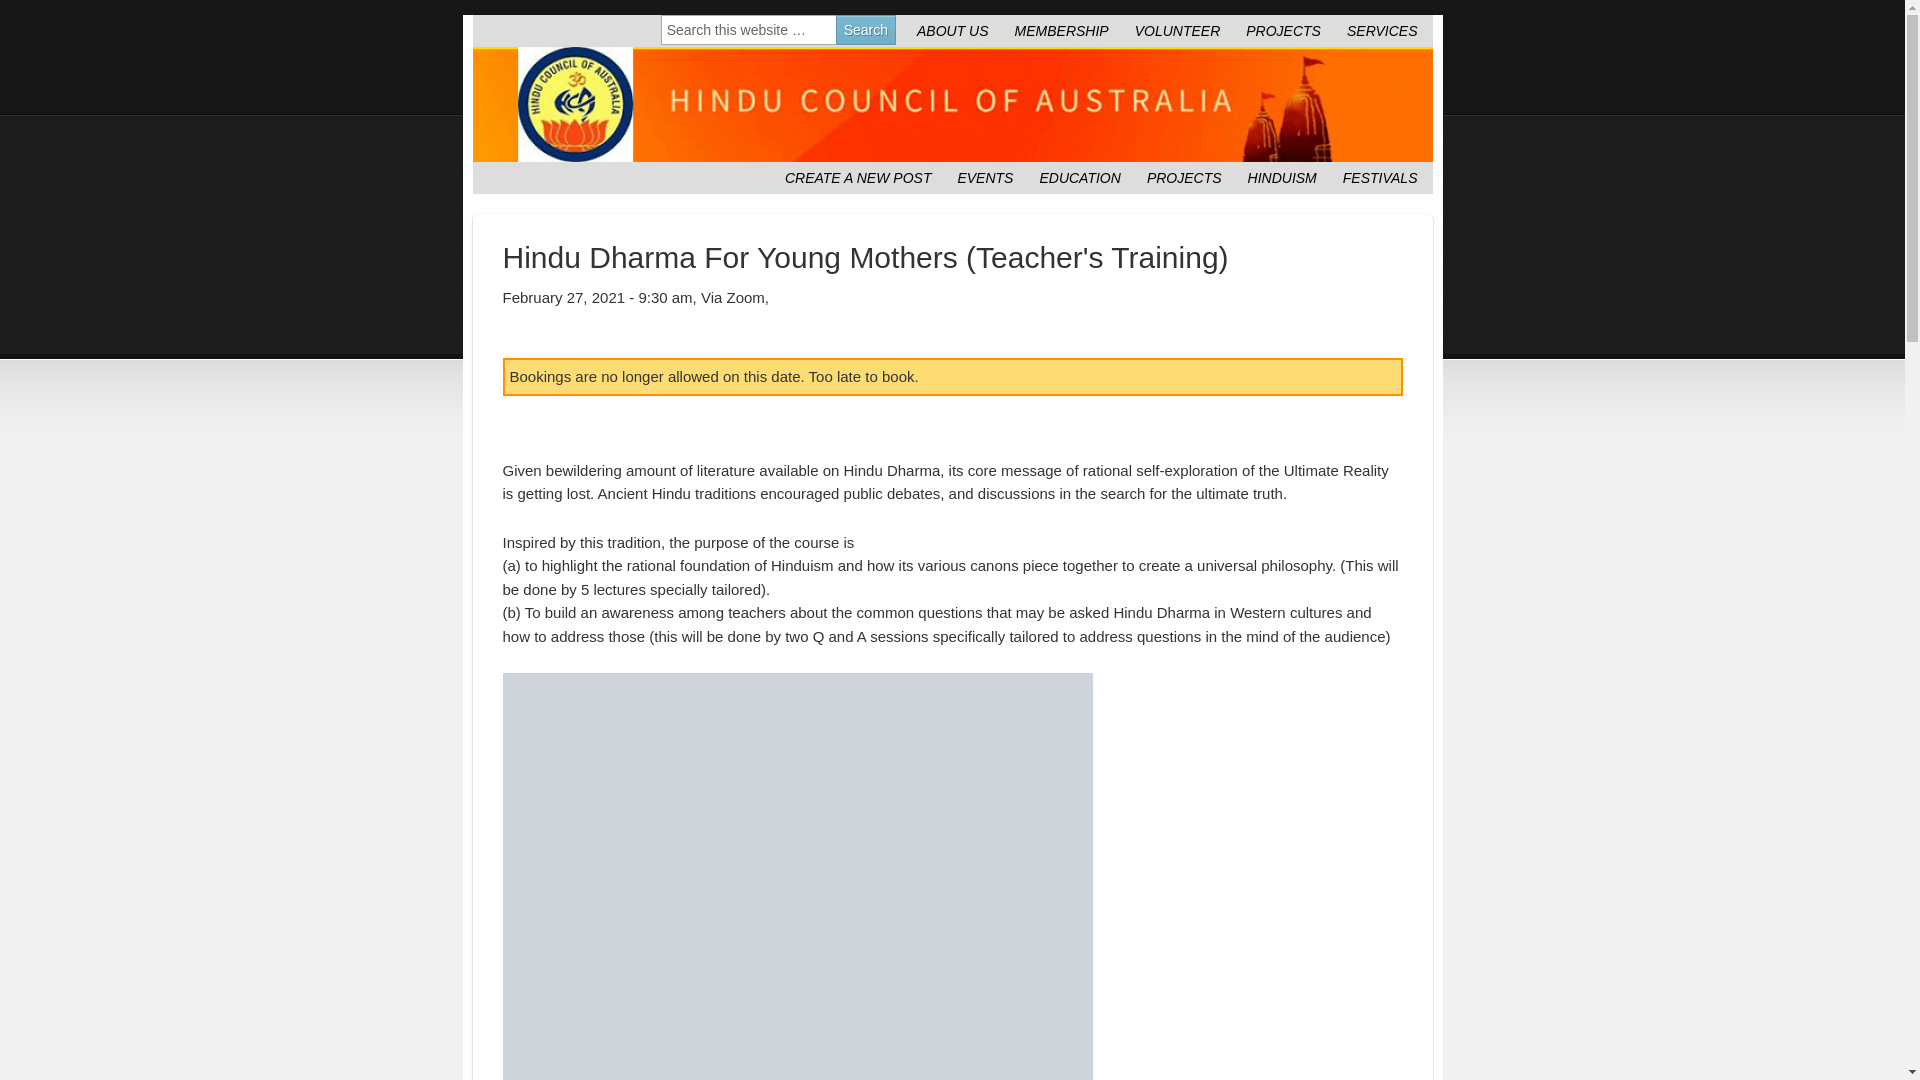 The width and height of the screenshot is (1920, 1080). I want to click on 'VOLUNTEER', so click(1177, 30).